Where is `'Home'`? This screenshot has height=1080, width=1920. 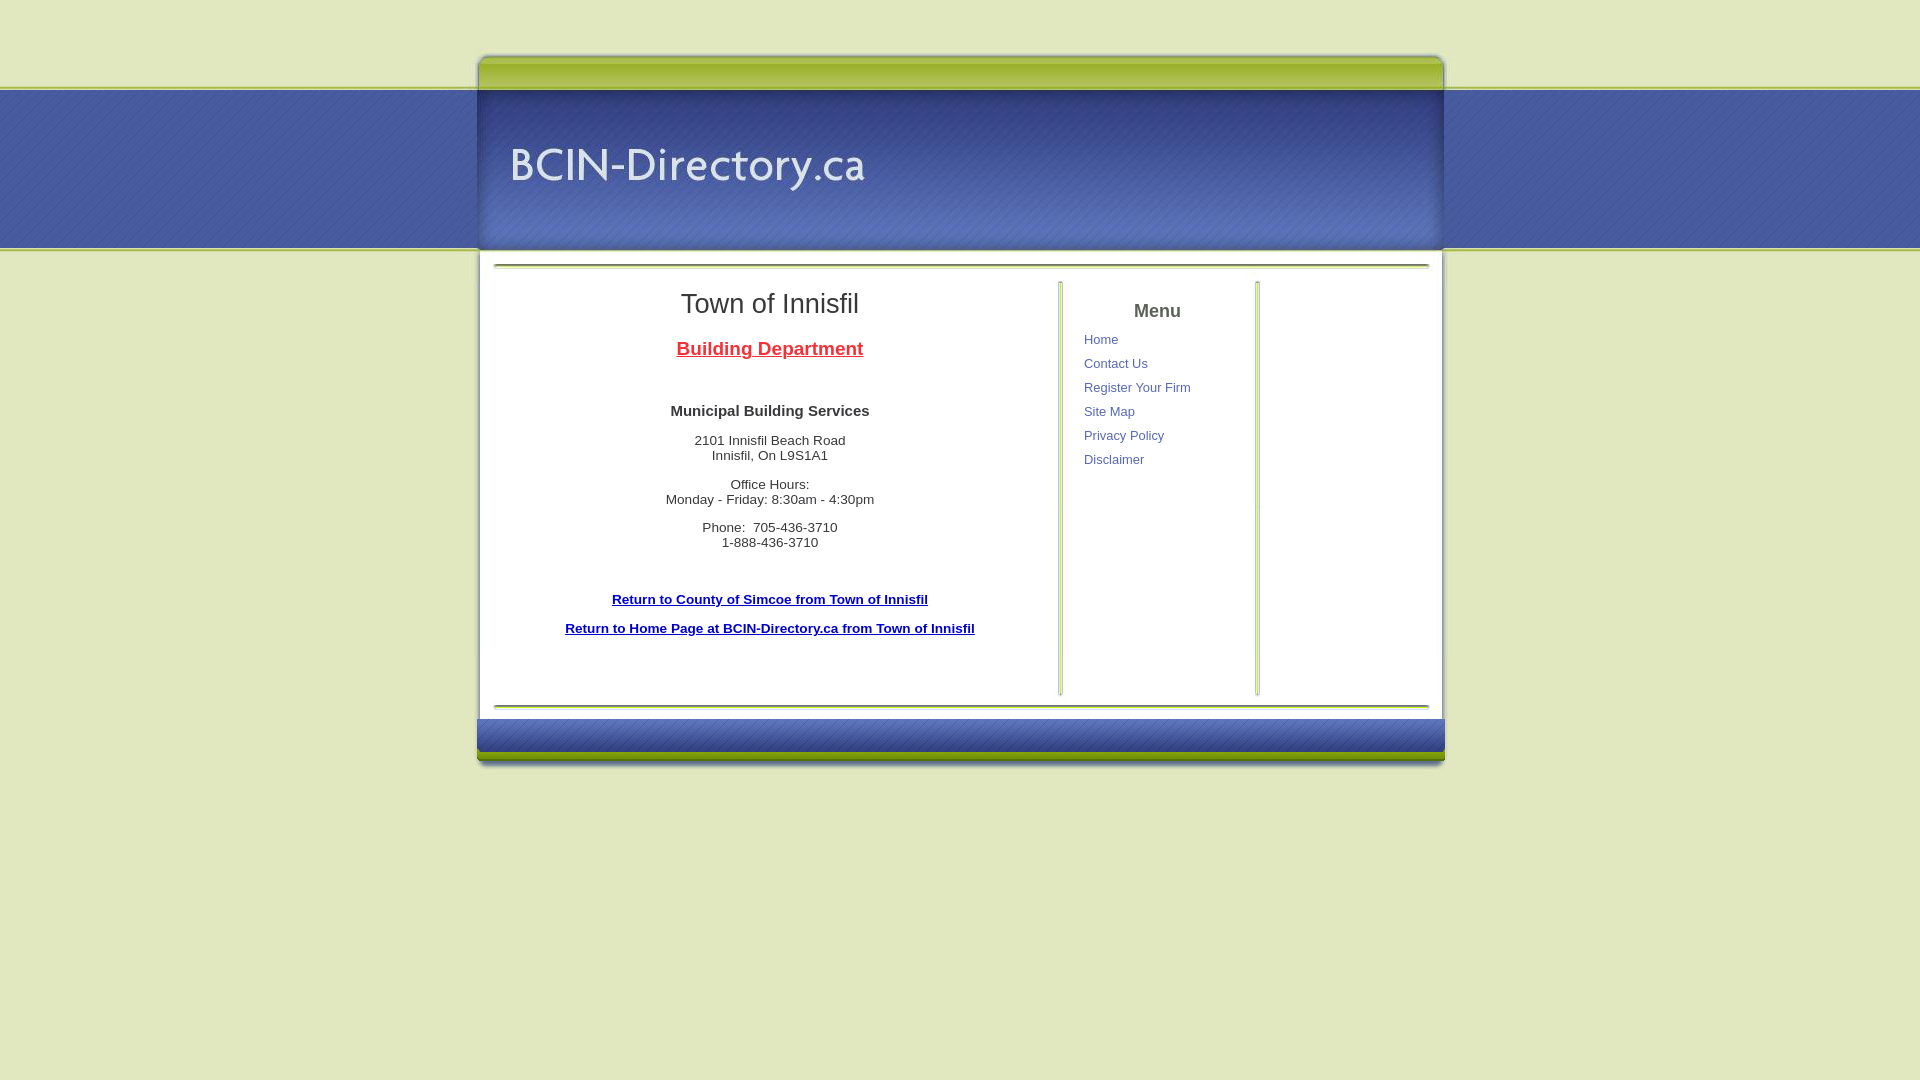 'Home' is located at coordinates (1160, 338).